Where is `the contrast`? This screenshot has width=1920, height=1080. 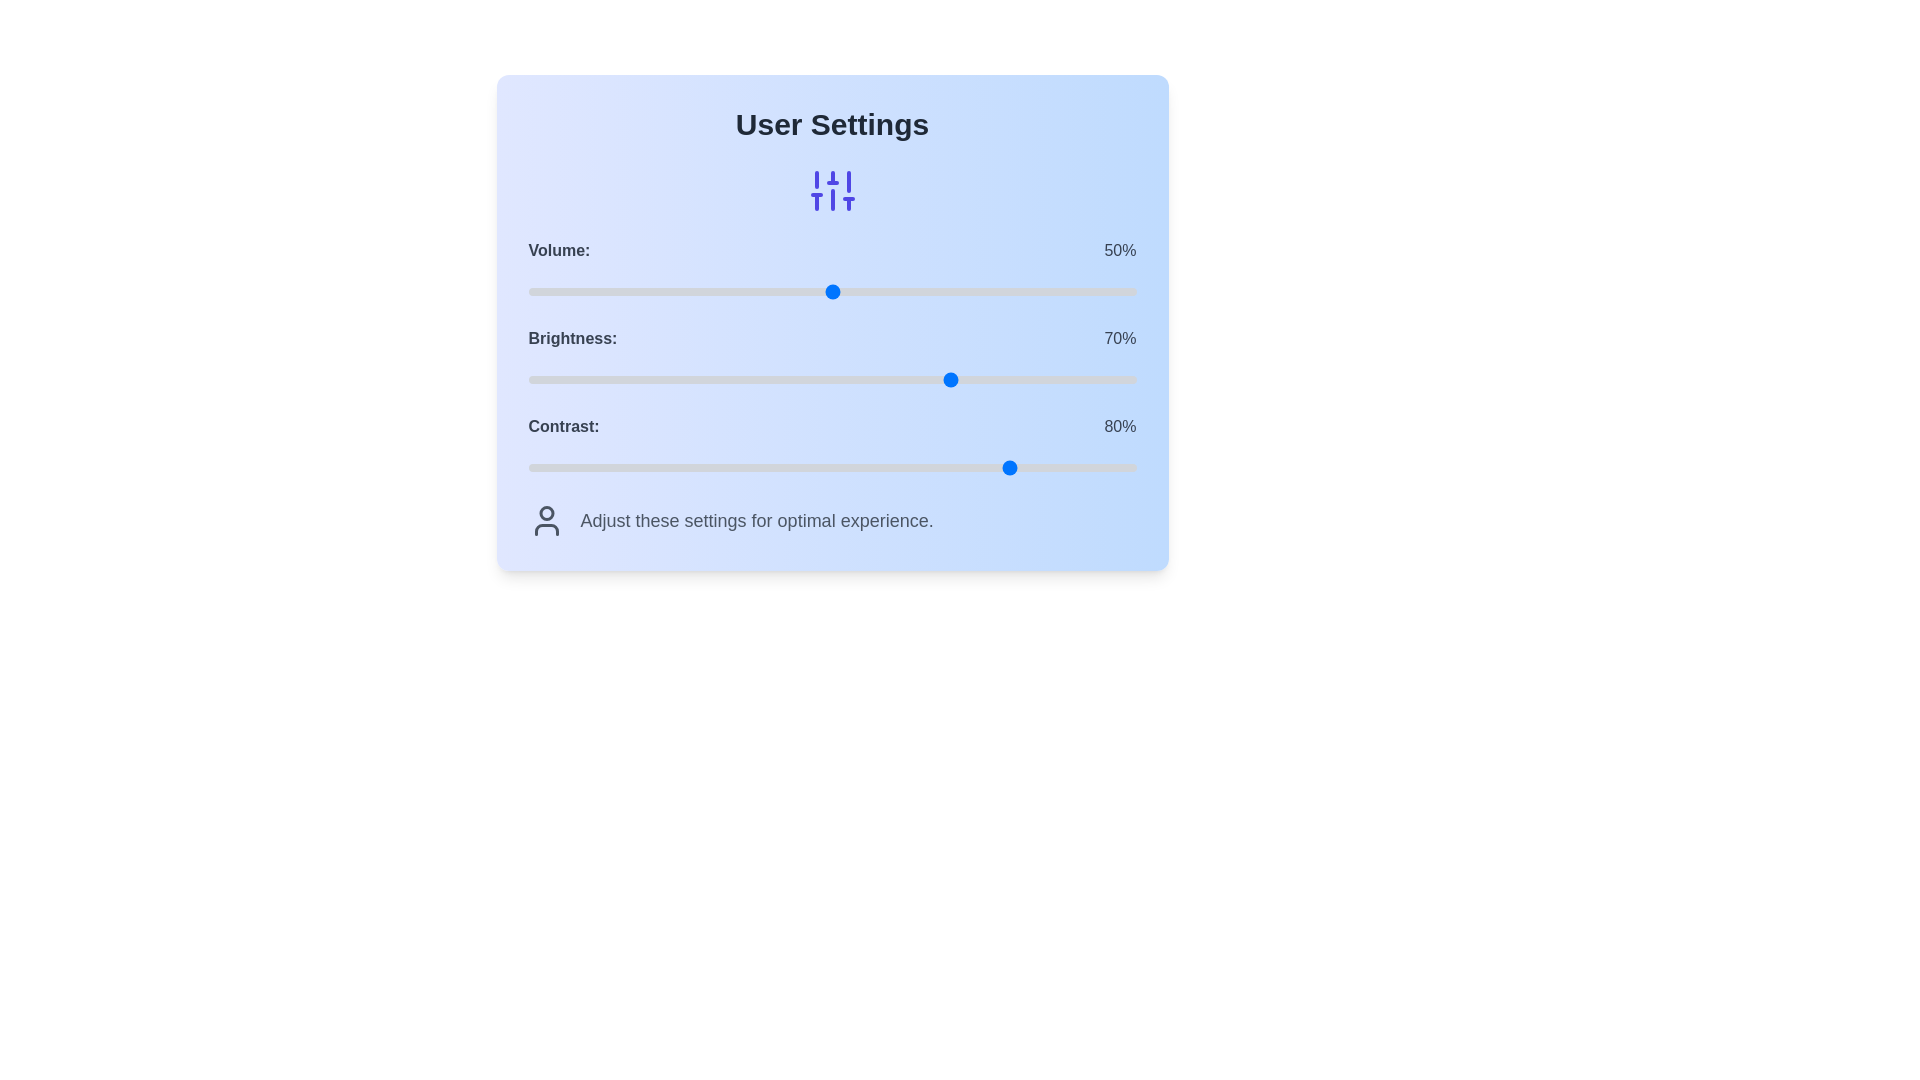 the contrast is located at coordinates (1105, 467).